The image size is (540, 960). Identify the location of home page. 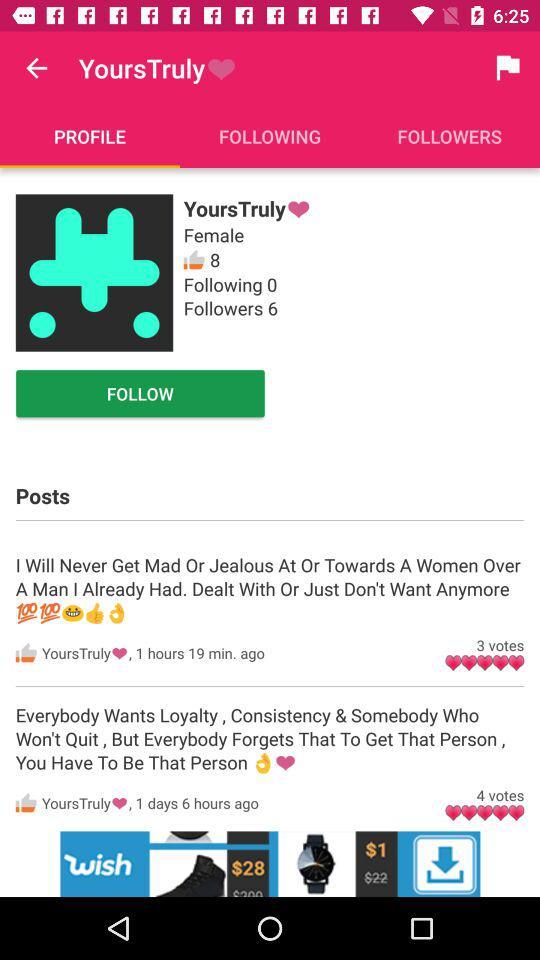
(93, 272).